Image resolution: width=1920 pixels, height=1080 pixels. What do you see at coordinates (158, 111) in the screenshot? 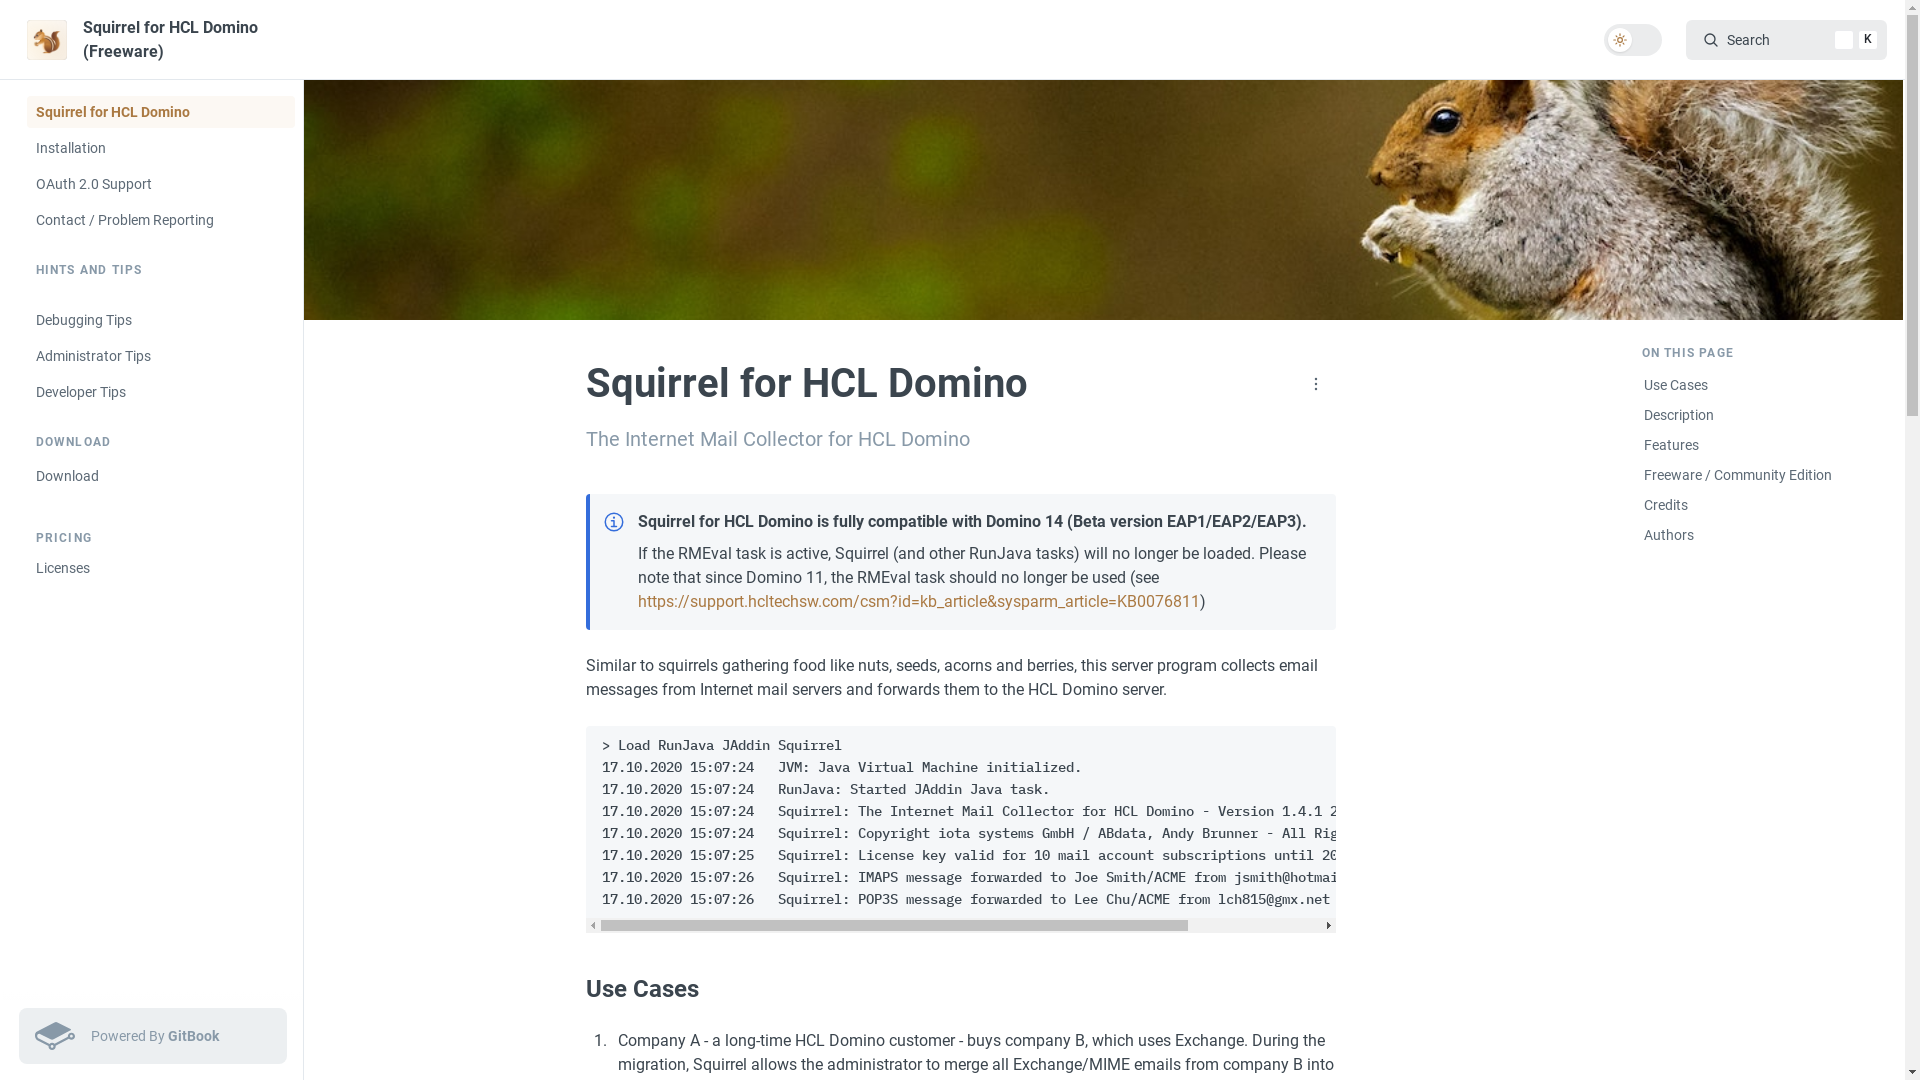
I see `'Squirrel for HCL Domino'` at bounding box center [158, 111].